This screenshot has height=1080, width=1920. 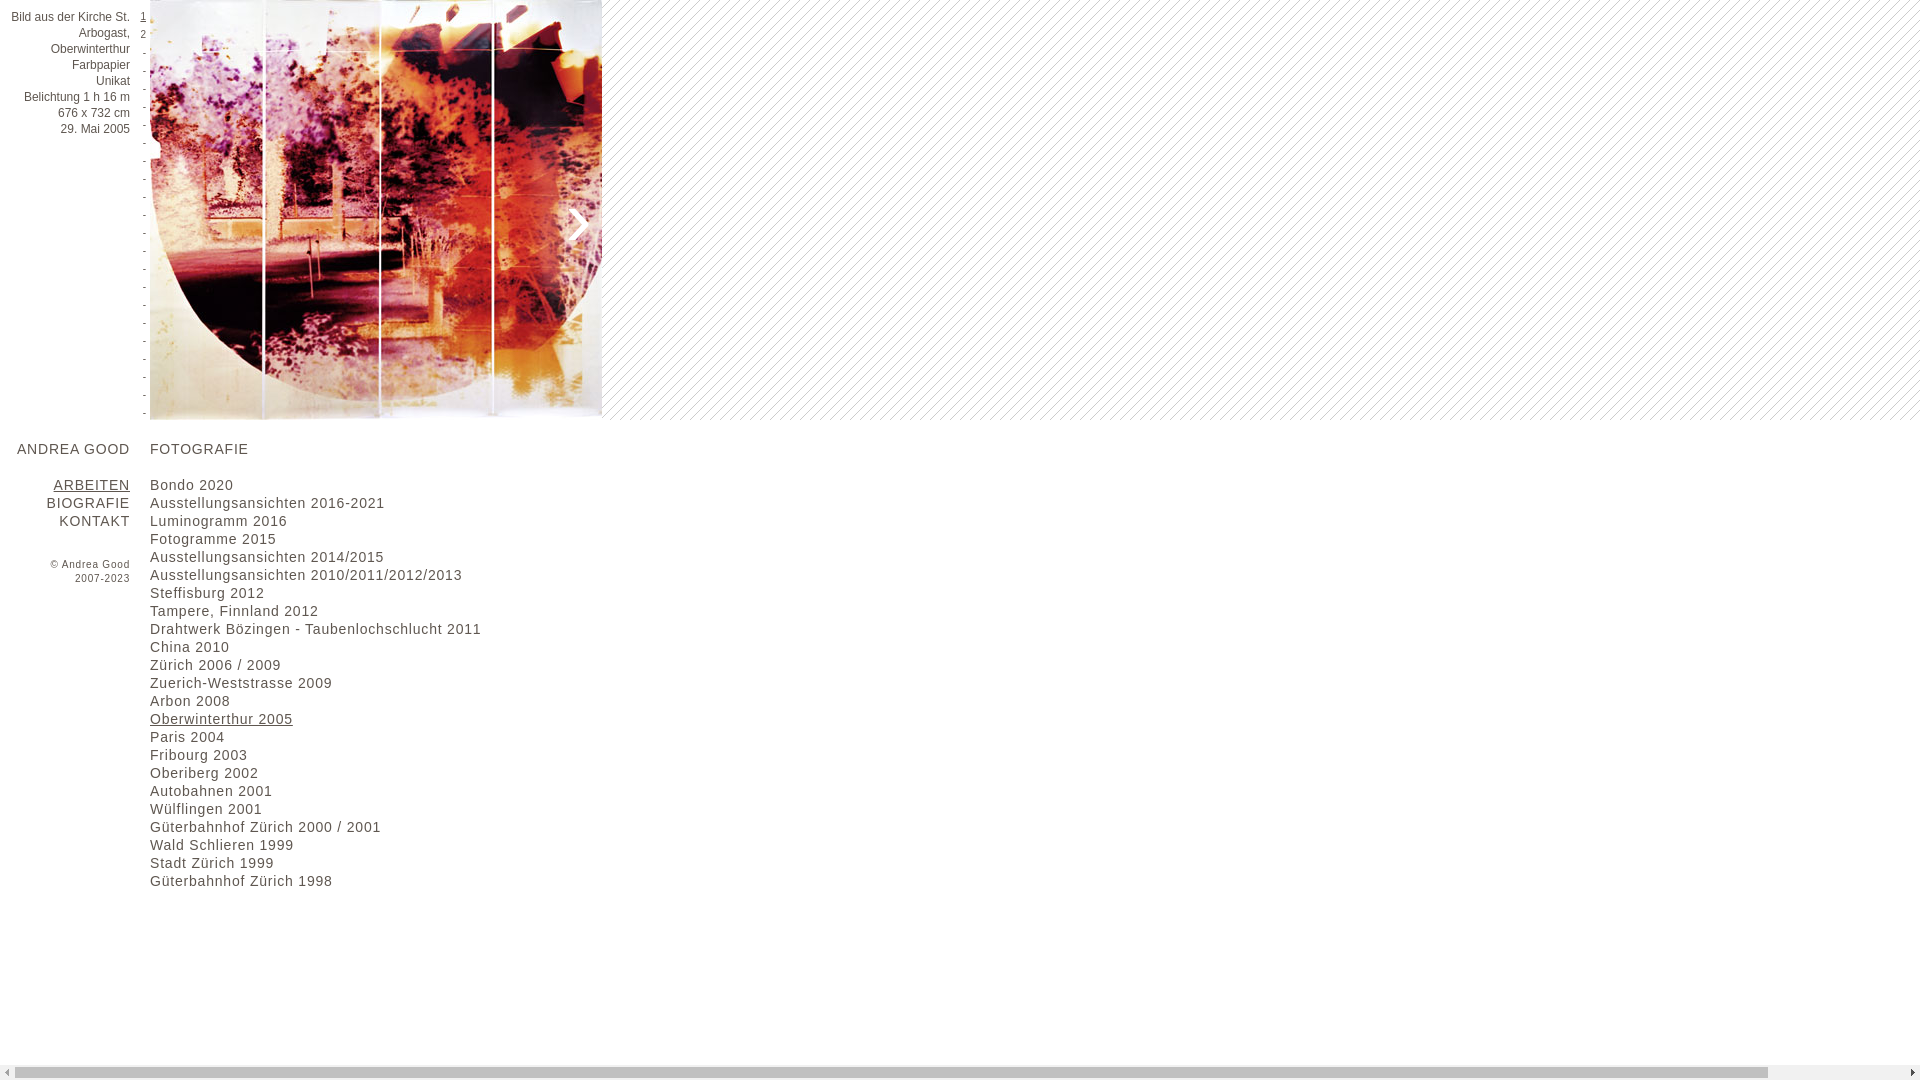 What do you see at coordinates (198, 755) in the screenshot?
I see `'Fribourg 2003'` at bounding box center [198, 755].